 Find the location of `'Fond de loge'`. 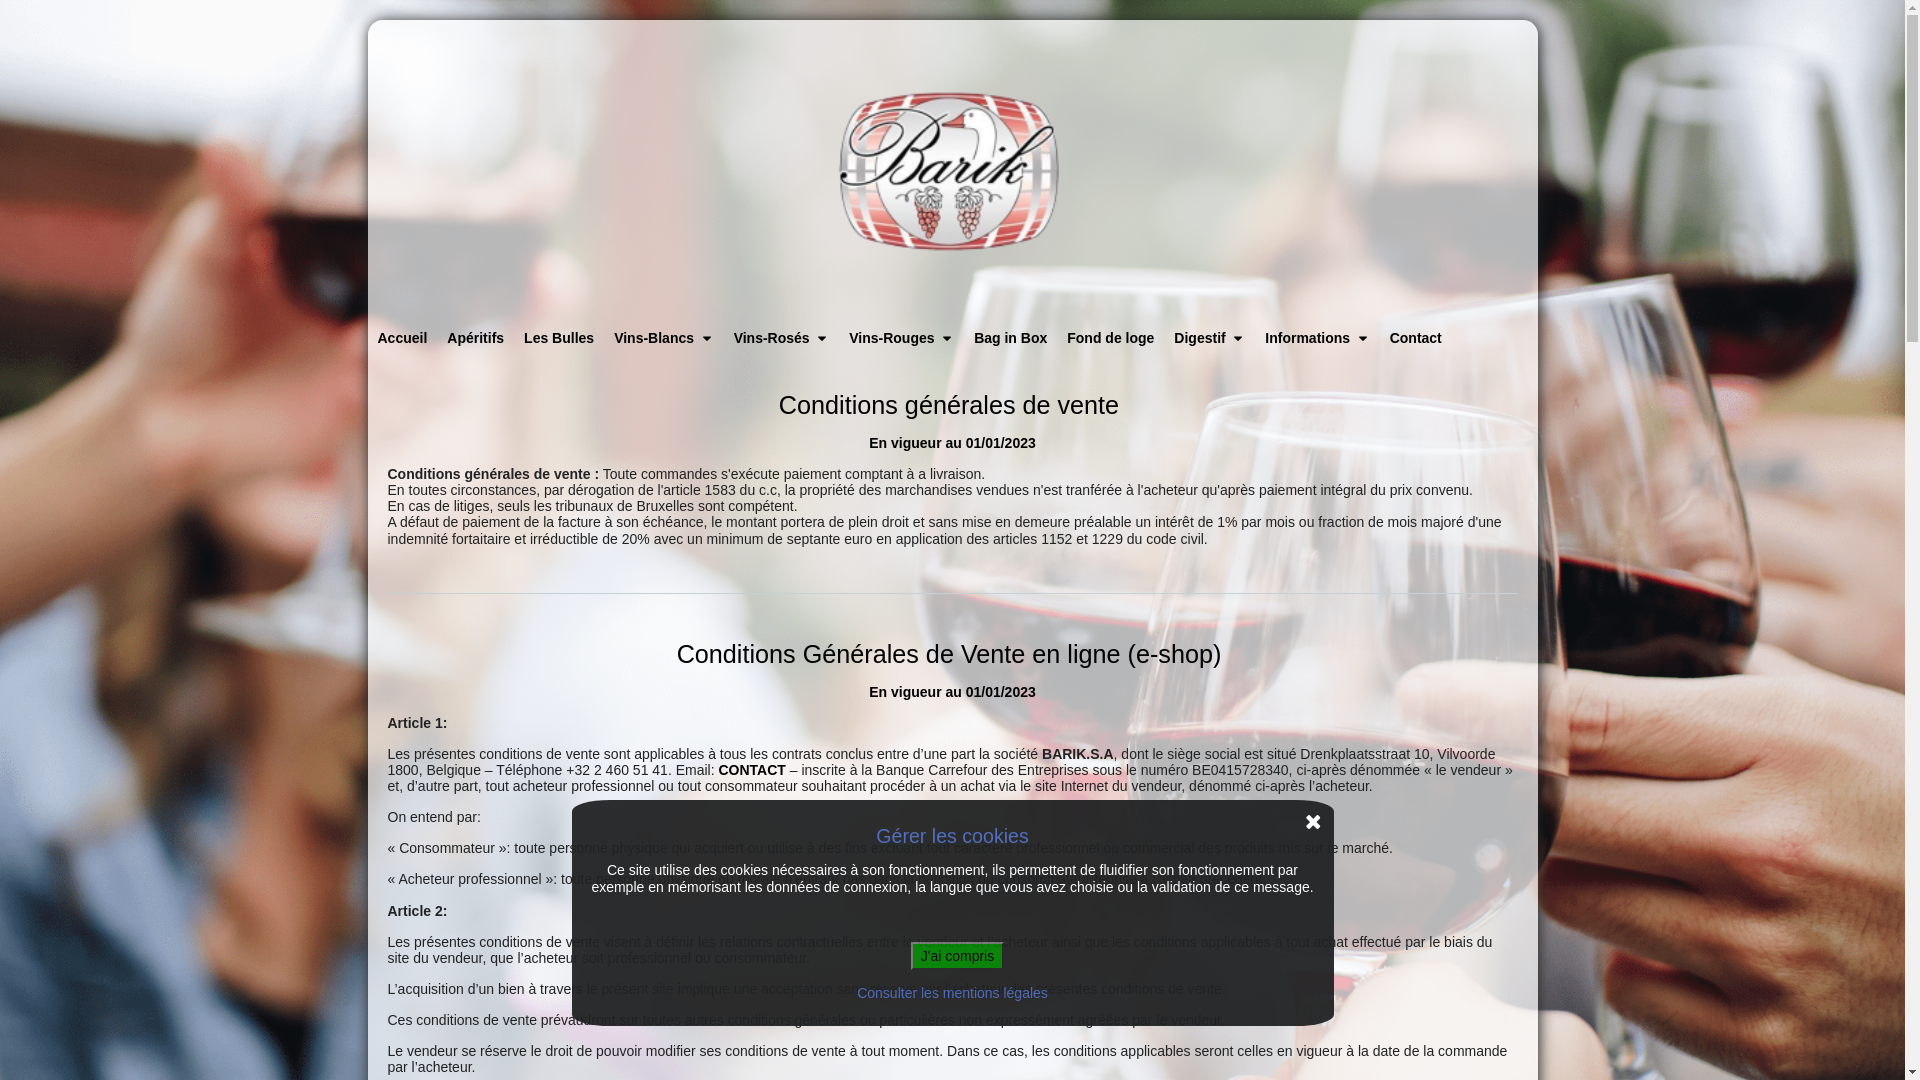

'Fond de loge' is located at coordinates (1109, 337).